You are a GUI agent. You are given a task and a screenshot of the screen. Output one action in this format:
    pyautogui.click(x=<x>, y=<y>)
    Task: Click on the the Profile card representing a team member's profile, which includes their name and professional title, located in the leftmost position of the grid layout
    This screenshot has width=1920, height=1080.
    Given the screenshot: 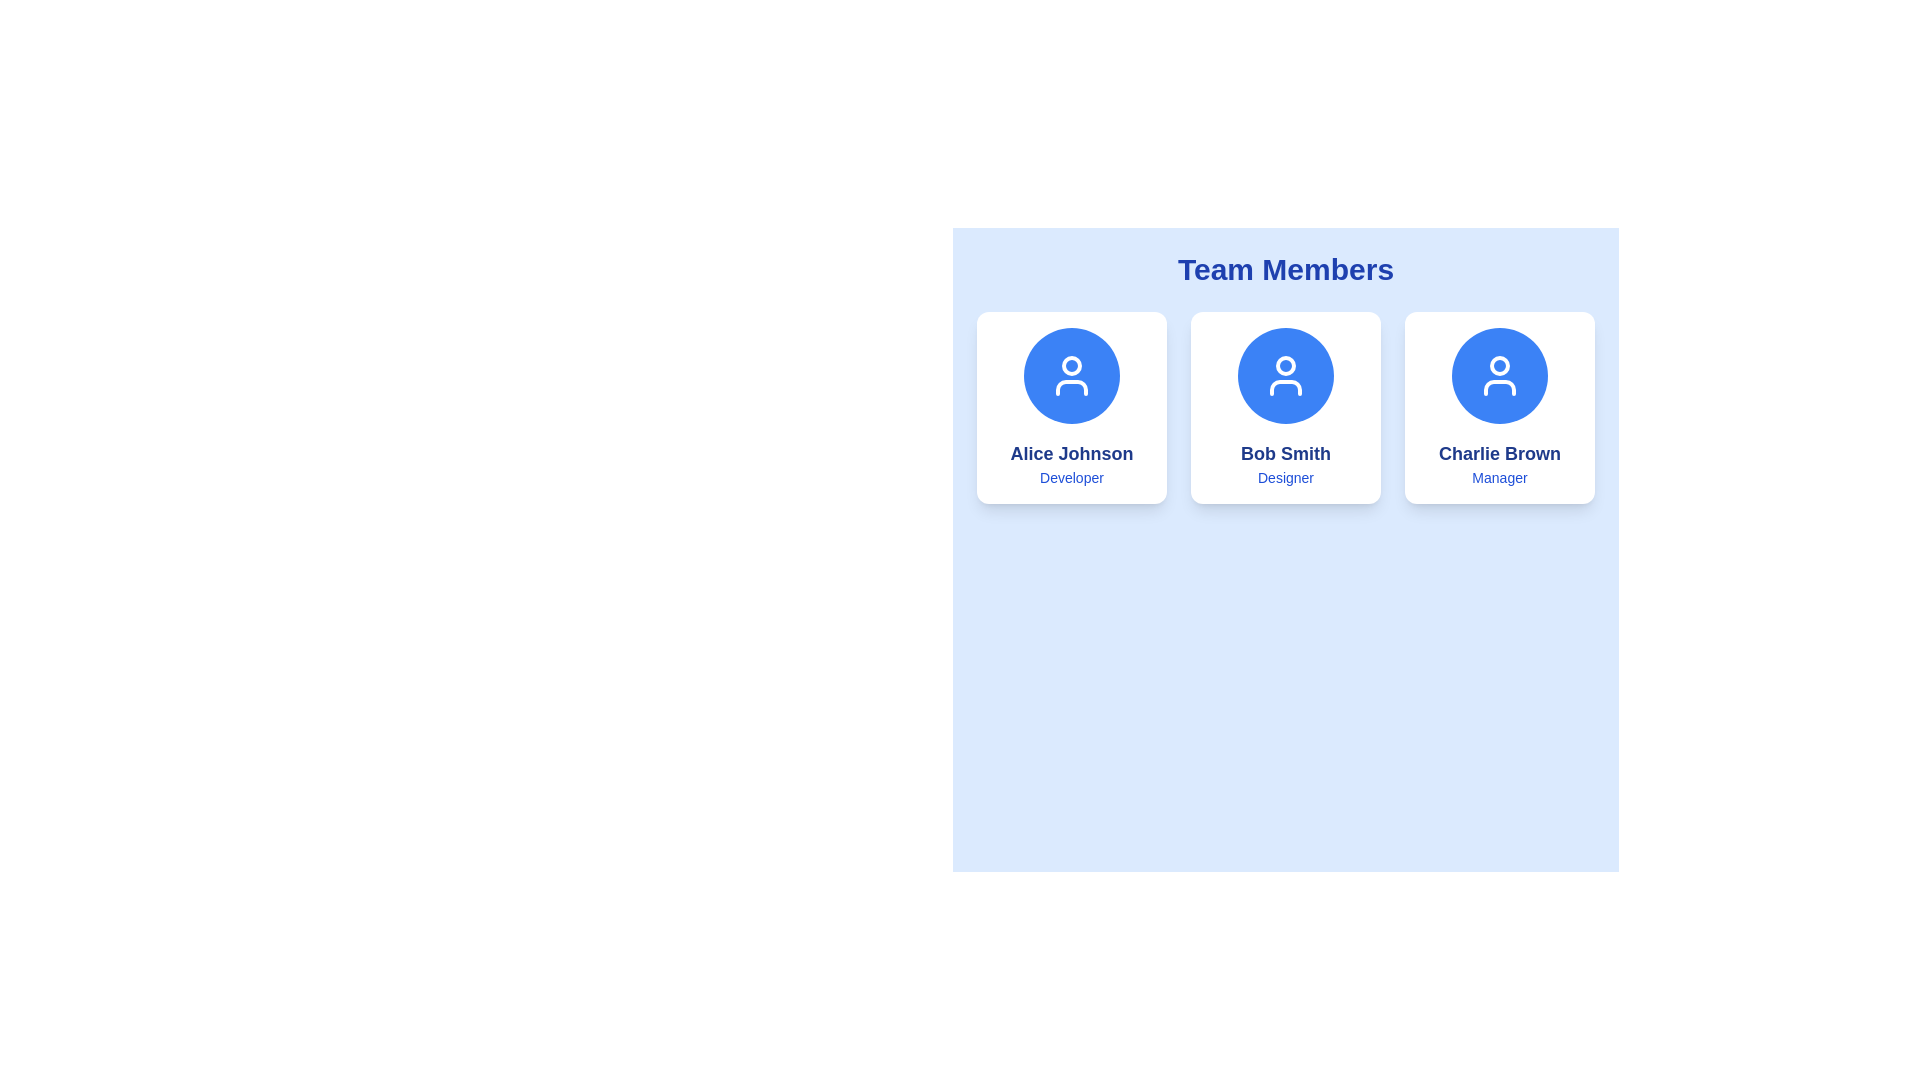 What is the action you would take?
    pyautogui.click(x=1070, y=407)
    